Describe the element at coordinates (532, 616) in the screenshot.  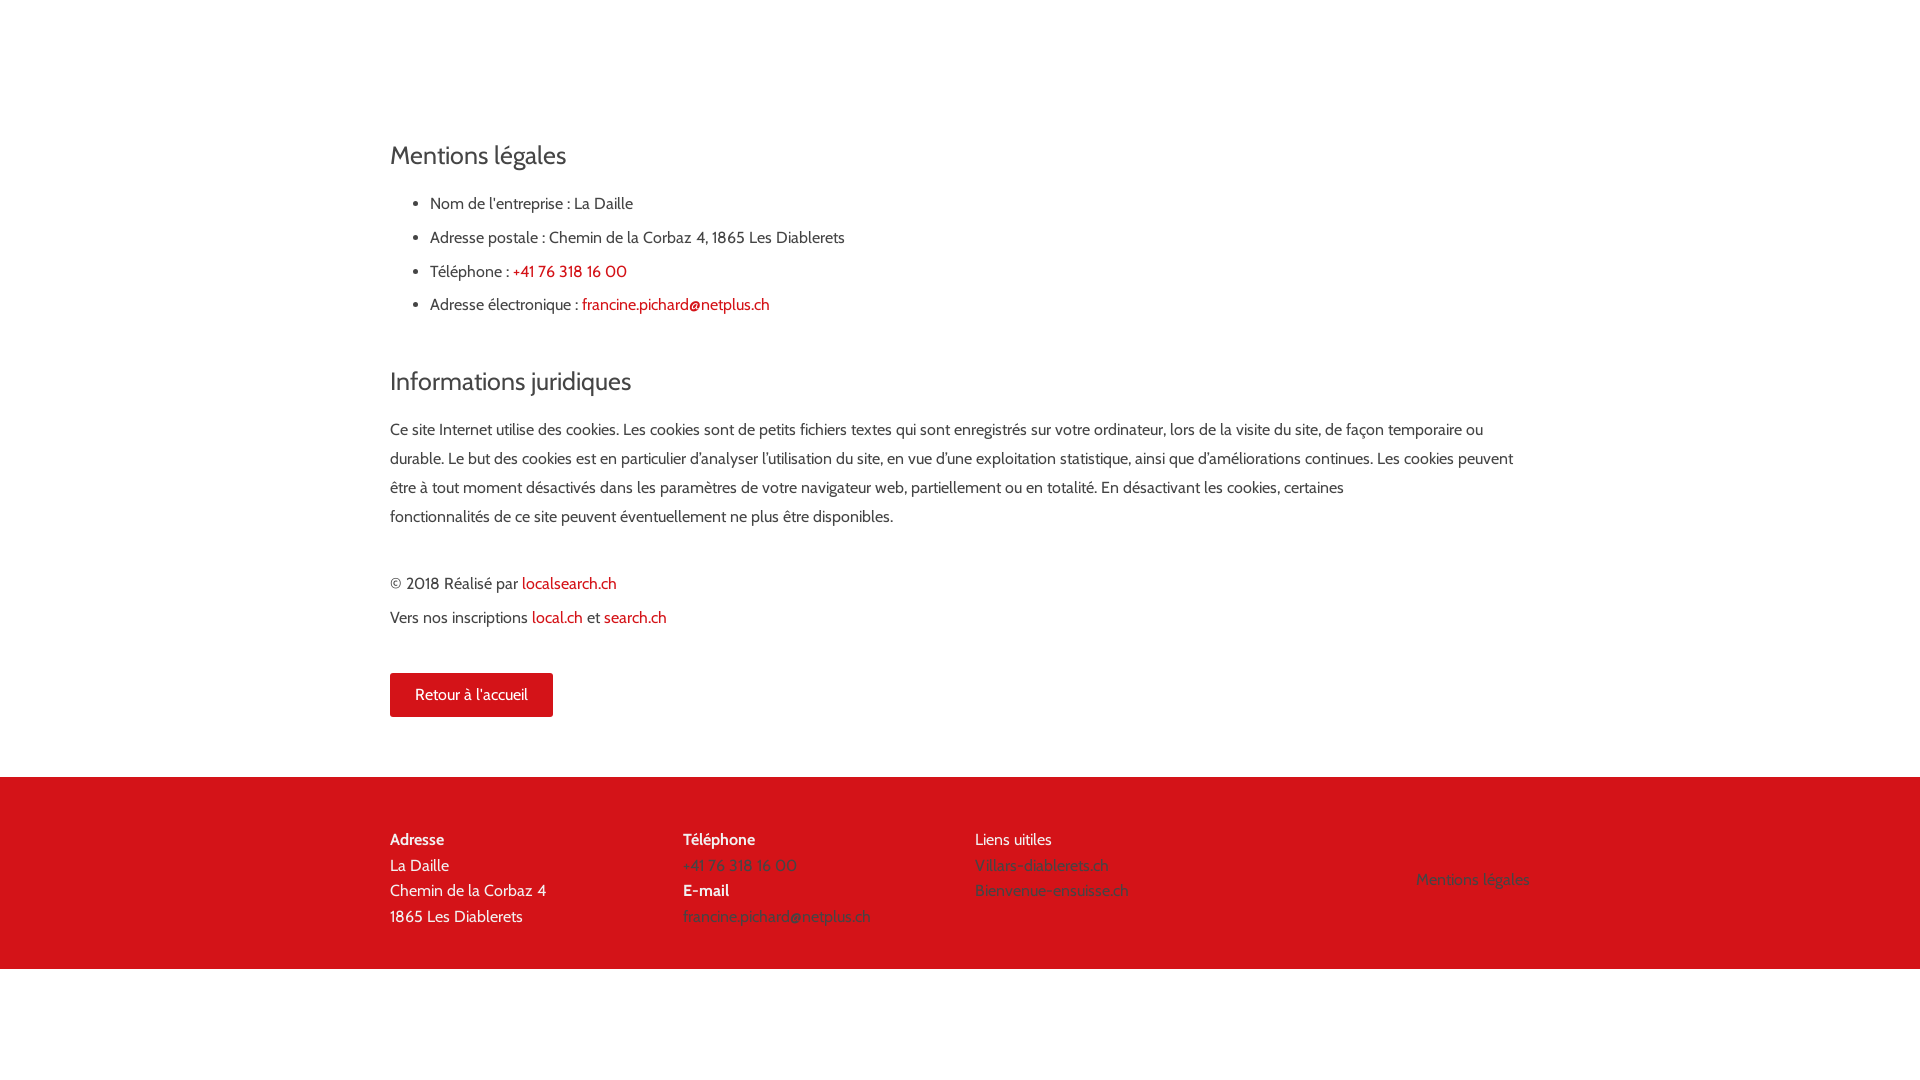
I see `'local.ch'` at that location.